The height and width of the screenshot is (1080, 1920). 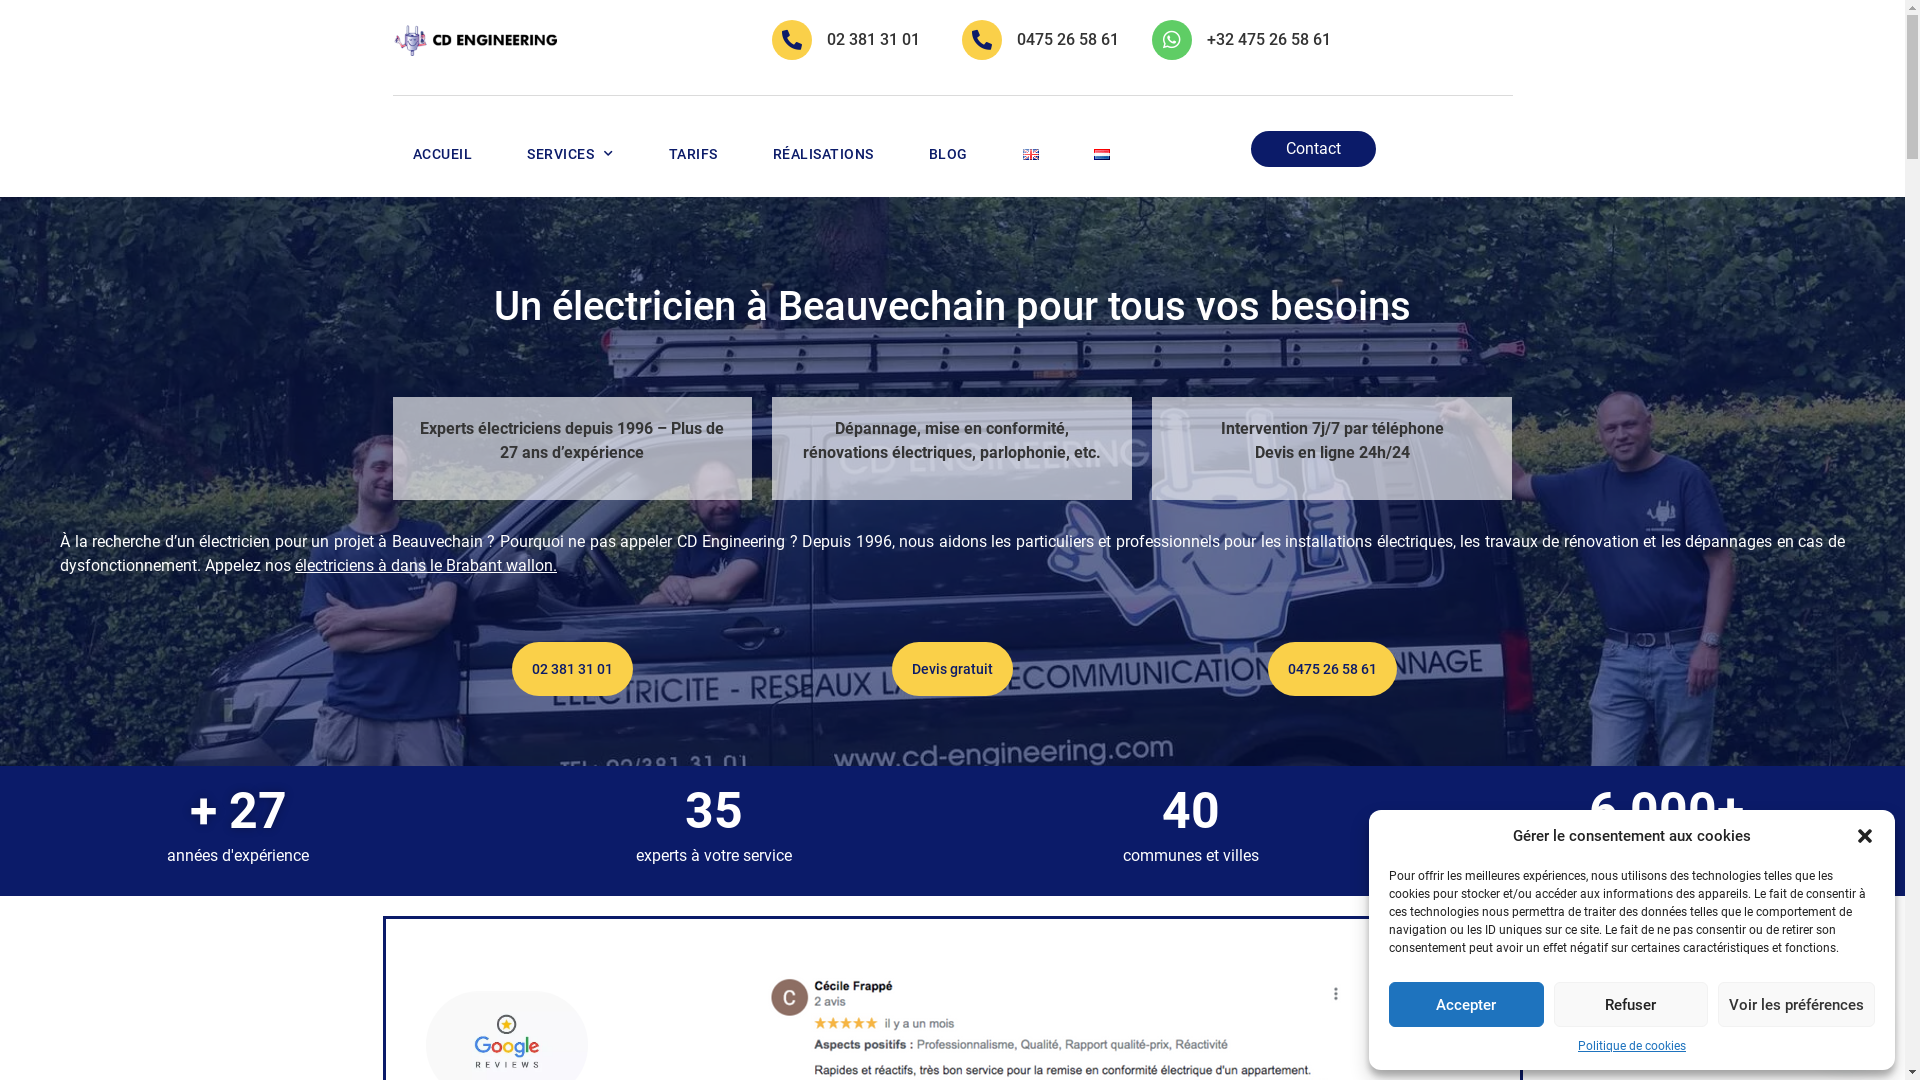 What do you see at coordinates (1266, 668) in the screenshot?
I see `'0475 26 58 61'` at bounding box center [1266, 668].